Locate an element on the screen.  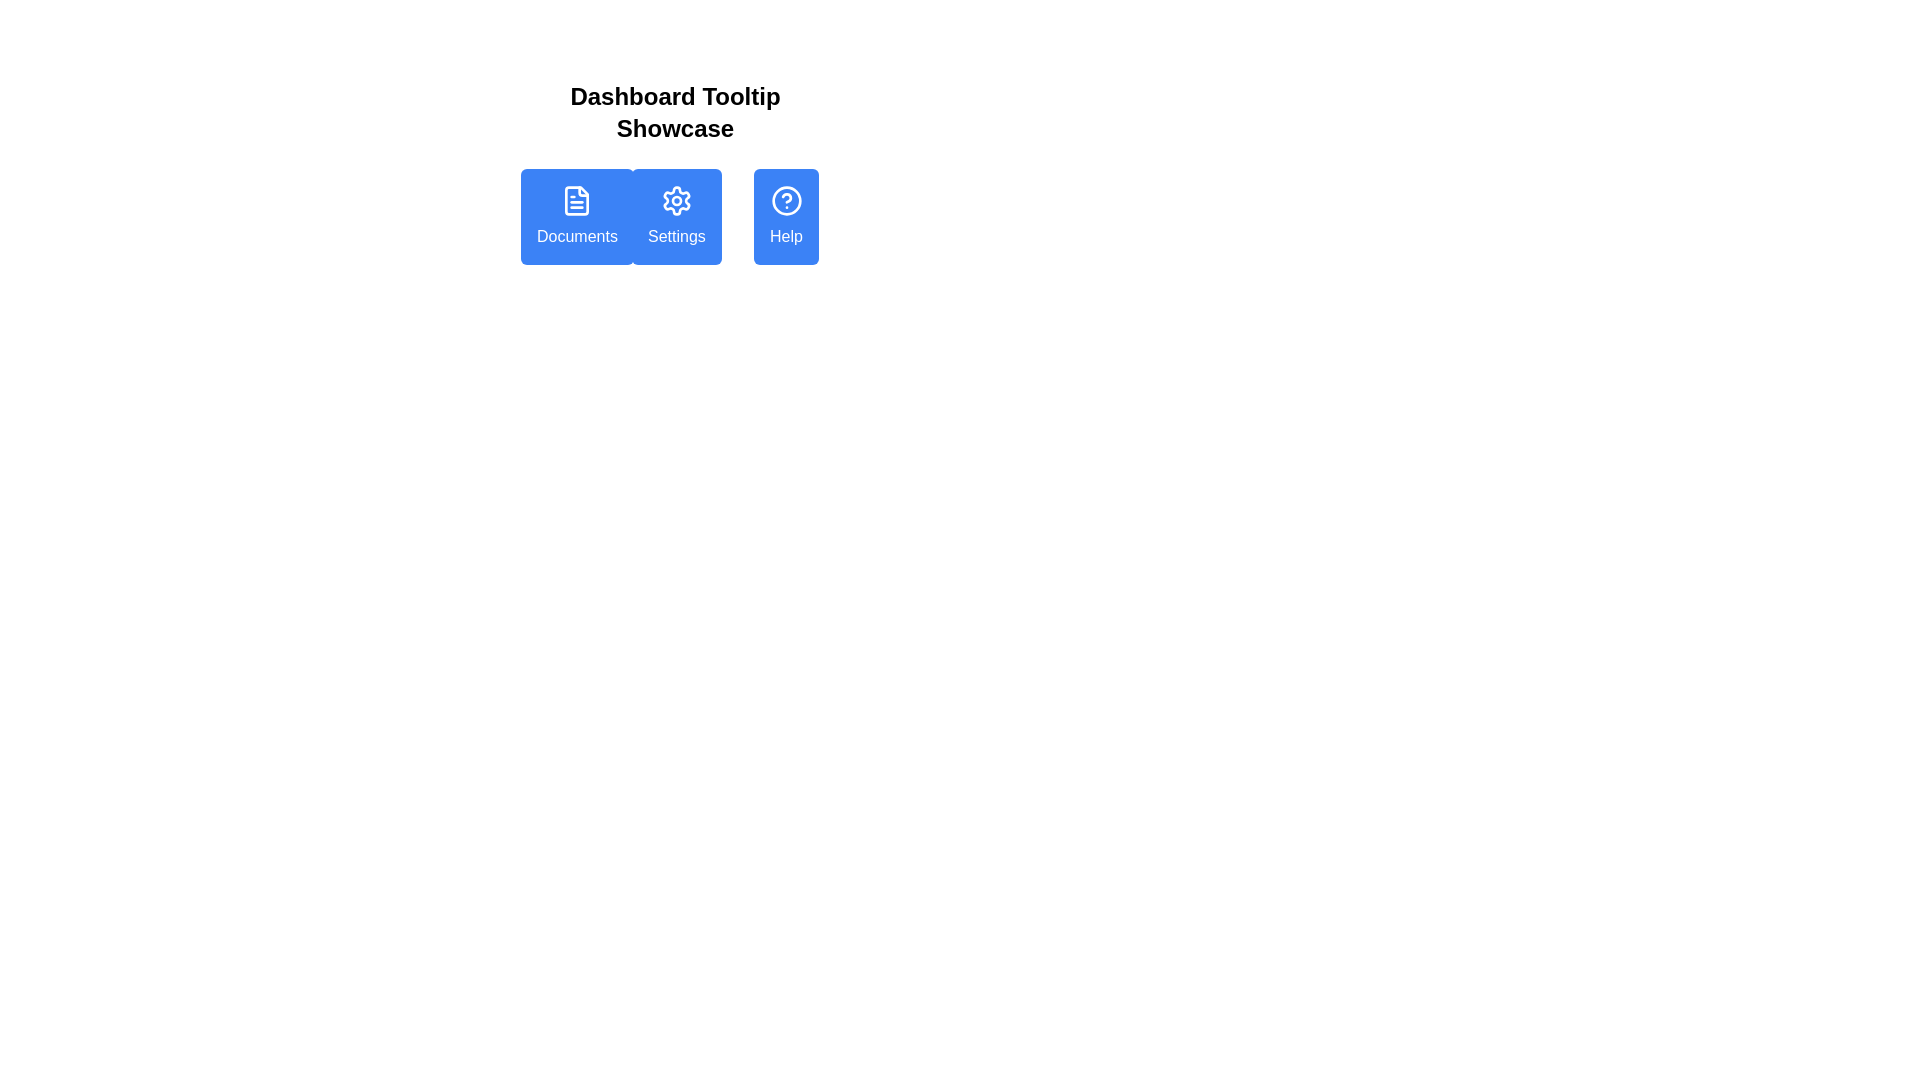
the blue rectangular 'Help' button with a question mark icon is located at coordinates (785, 216).